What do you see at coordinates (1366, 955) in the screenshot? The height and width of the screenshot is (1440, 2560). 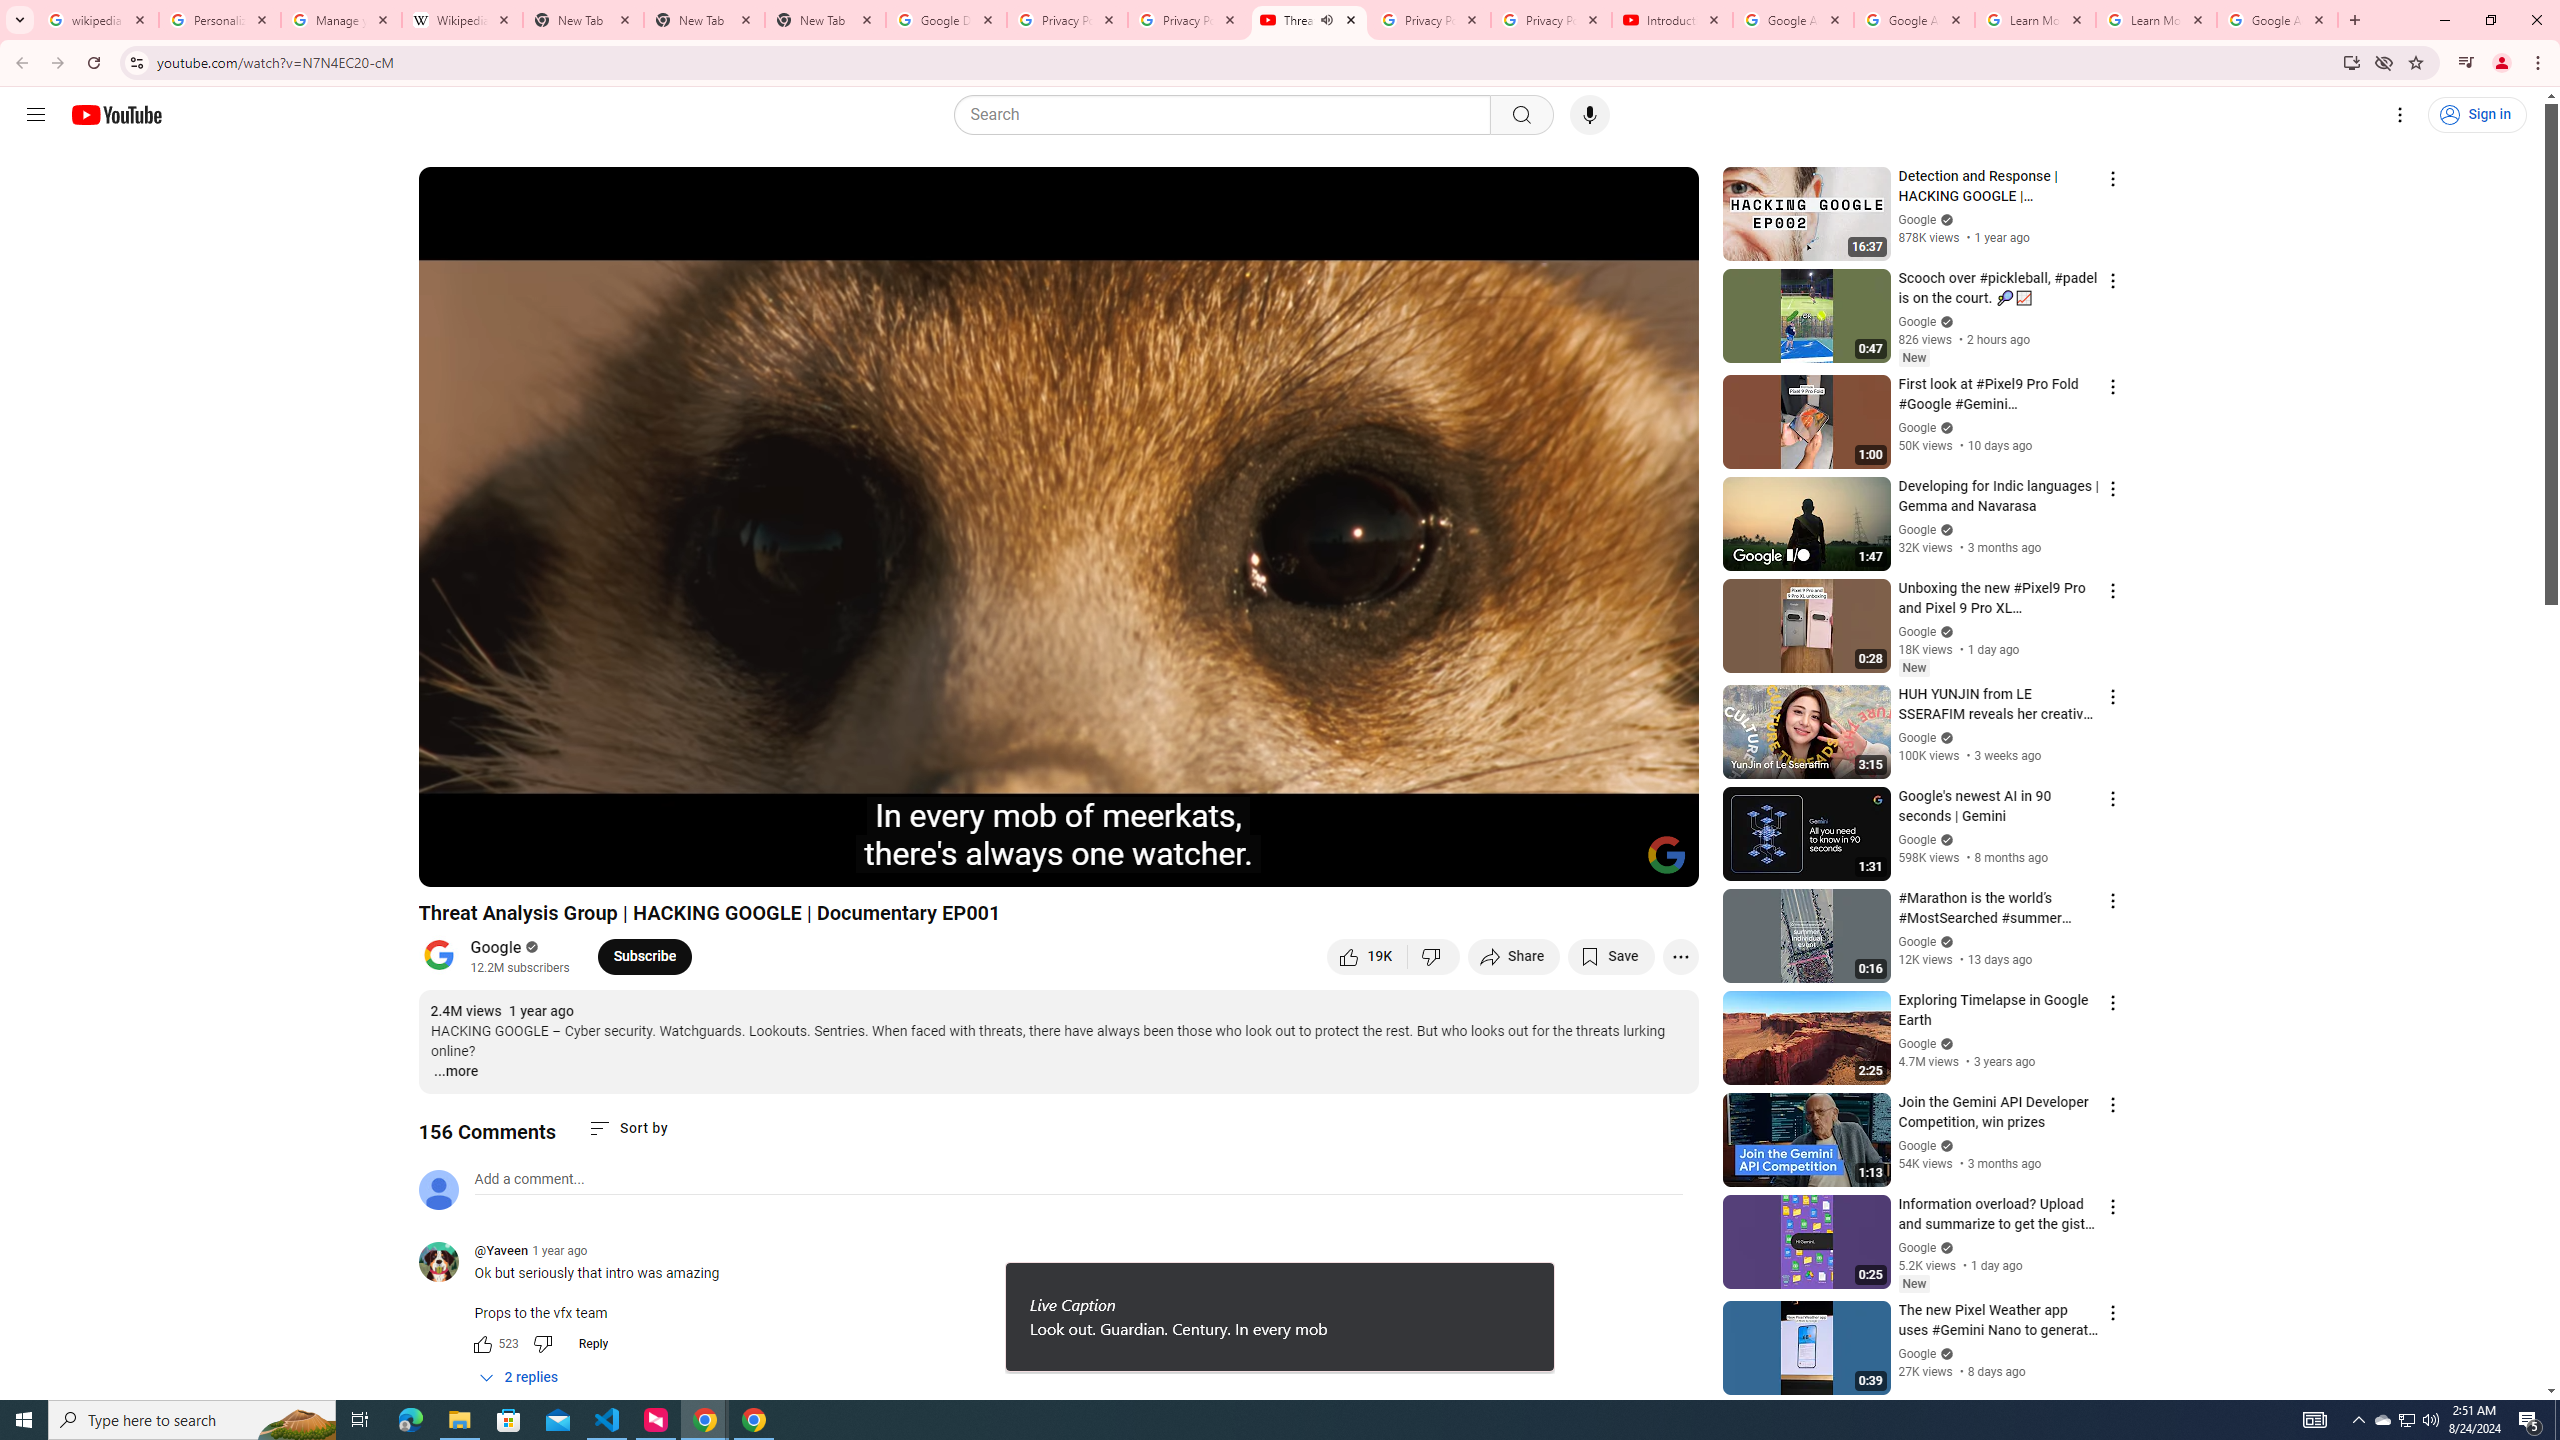 I see `'like this video along with 19,267 other people'` at bounding box center [1366, 955].